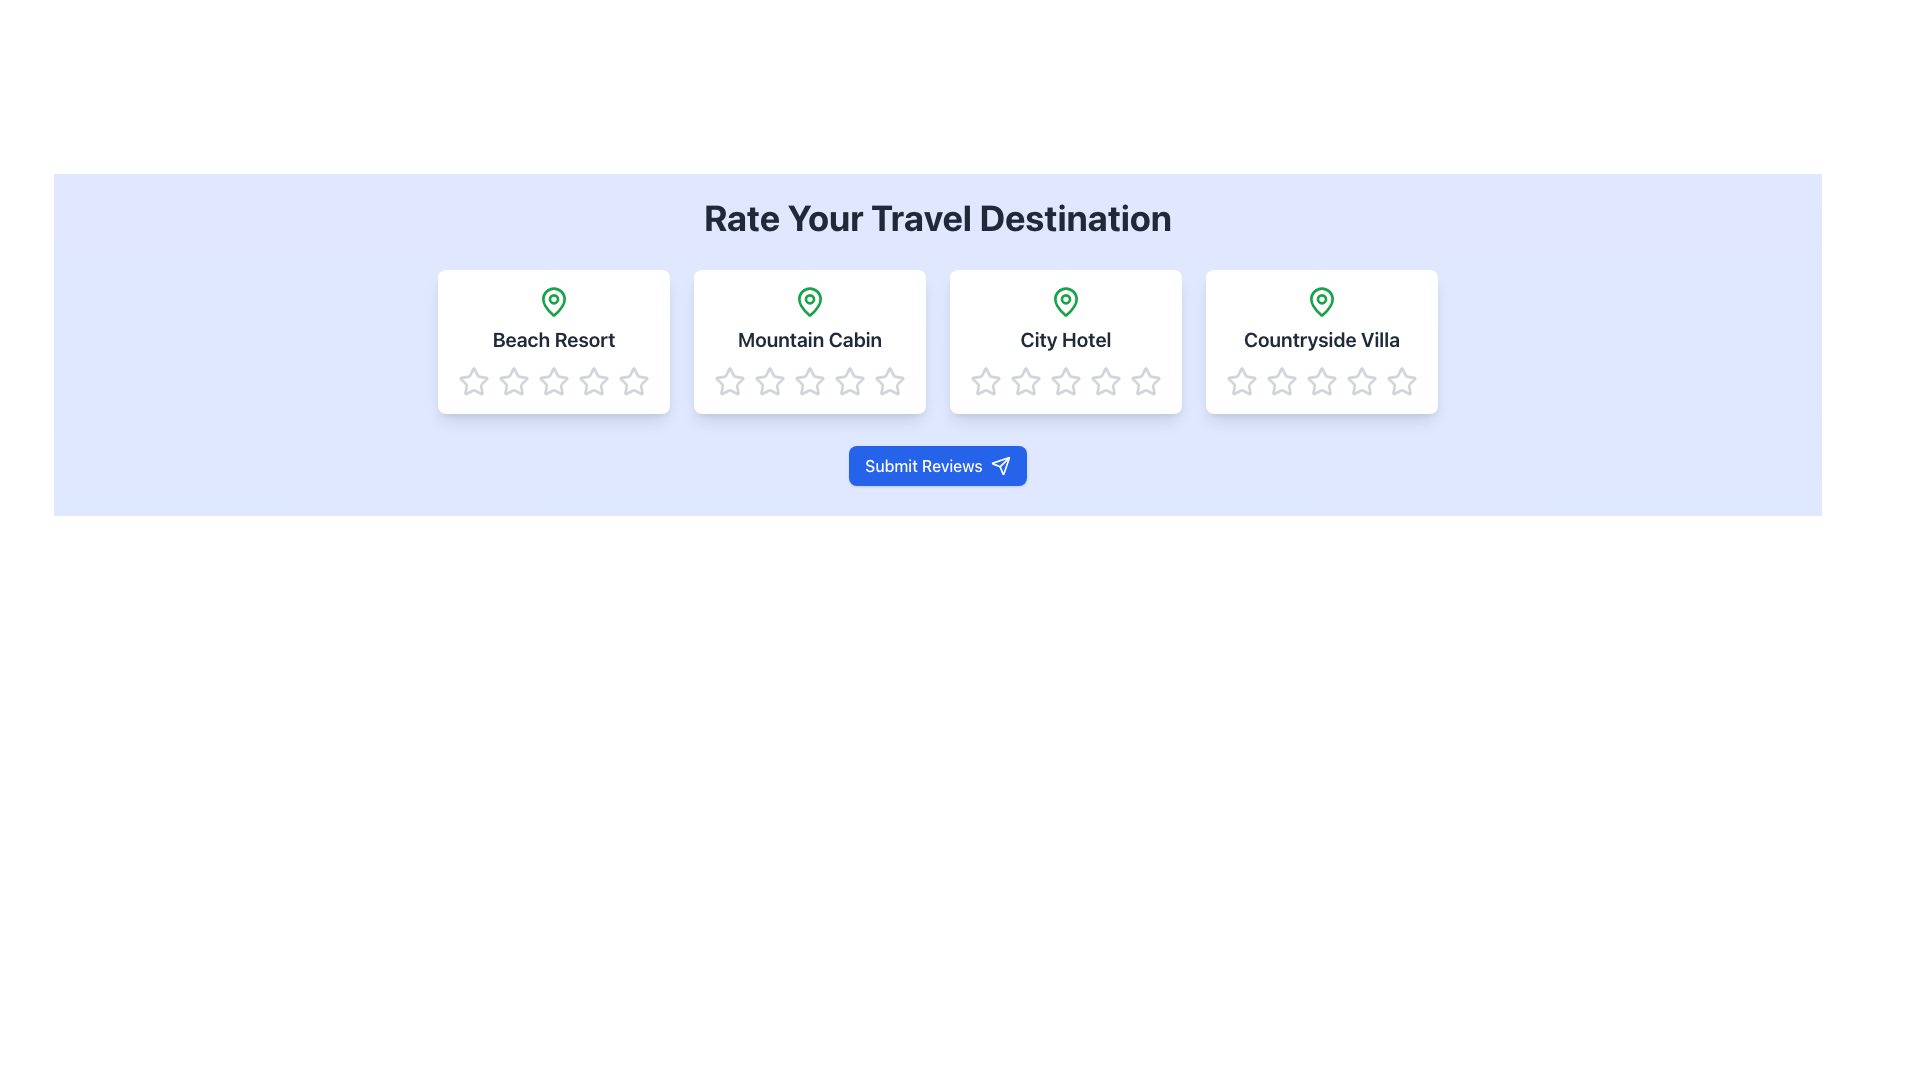 This screenshot has width=1920, height=1080. I want to click on the 'Submit Reviews' button, which is a rectangular button with white text on a blue background and a small paper plane icon, located below the rating sections for 'Beach Resort,' 'Mountain Cabin,' 'City Hotel,' and 'Countryside Villa.', so click(936, 466).